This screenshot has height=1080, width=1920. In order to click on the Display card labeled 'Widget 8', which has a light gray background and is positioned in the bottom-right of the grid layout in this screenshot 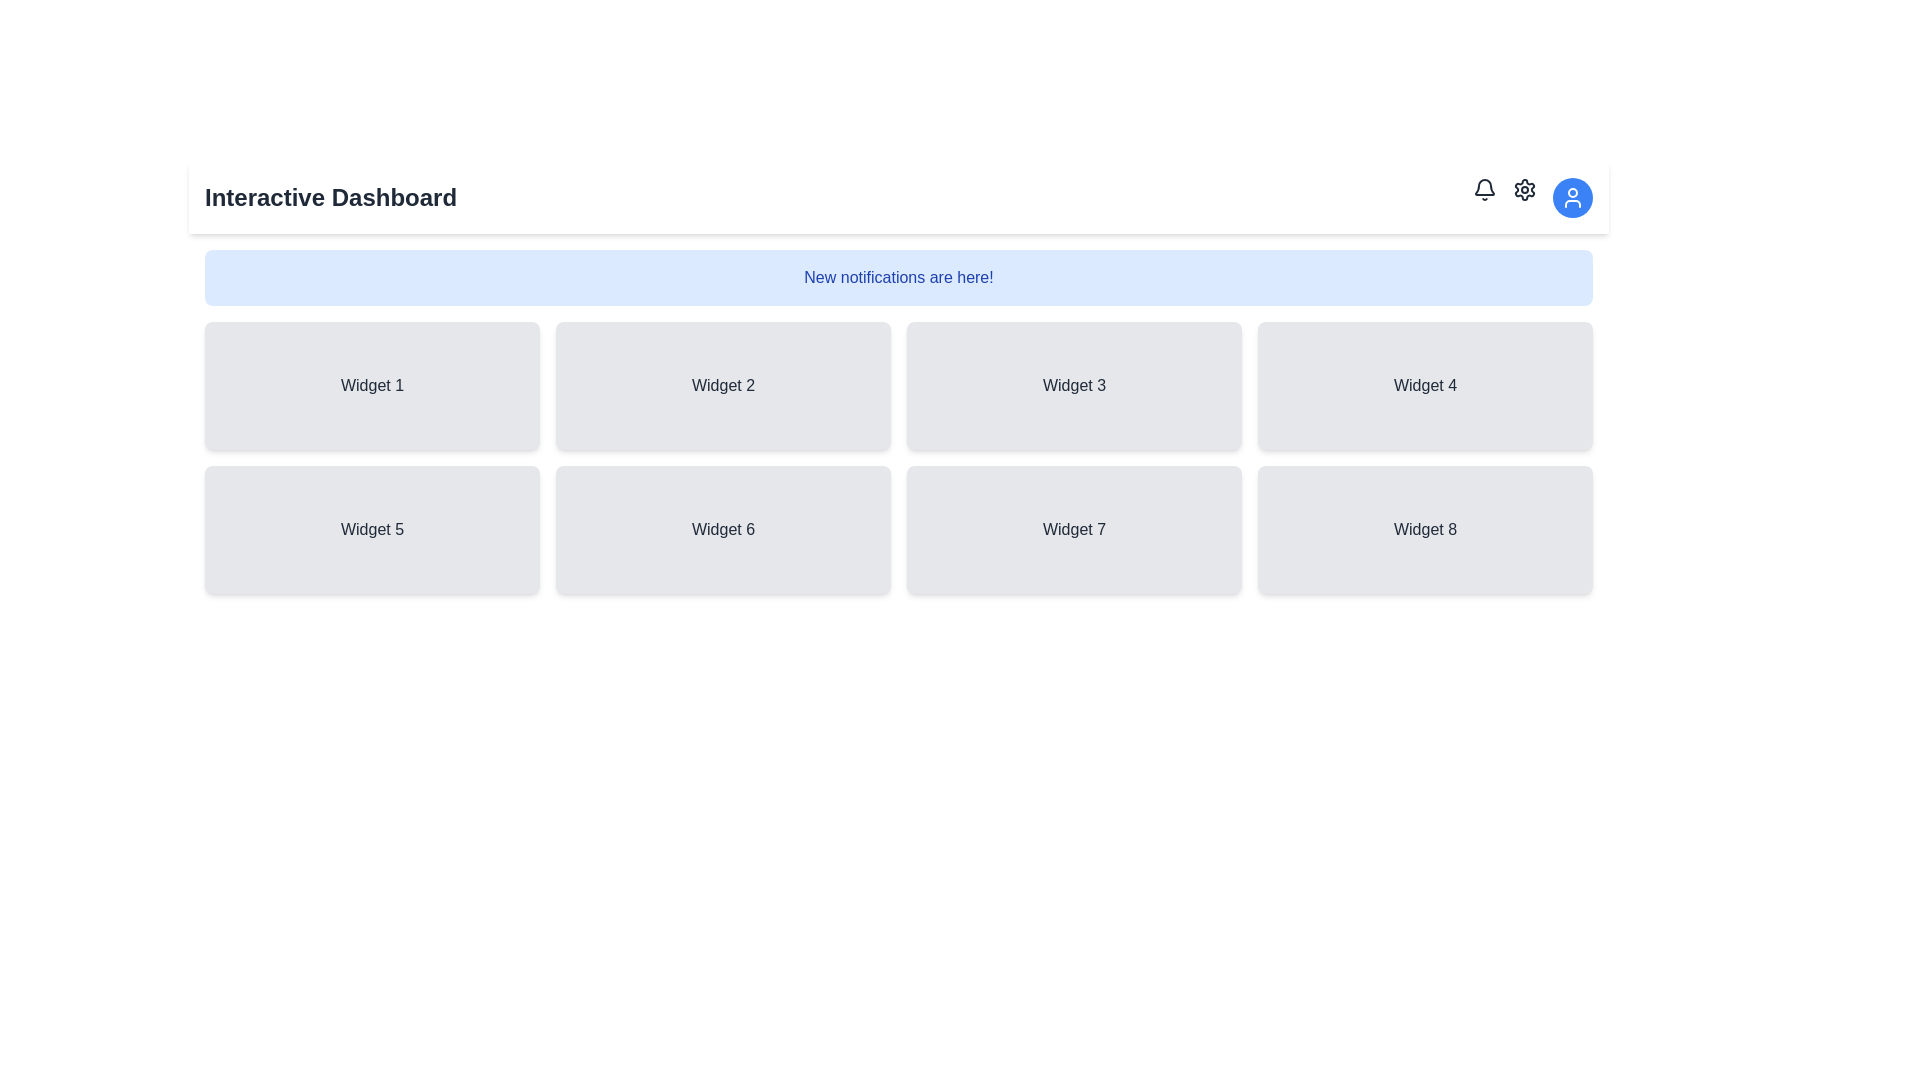, I will do `click(1424, 528)`.